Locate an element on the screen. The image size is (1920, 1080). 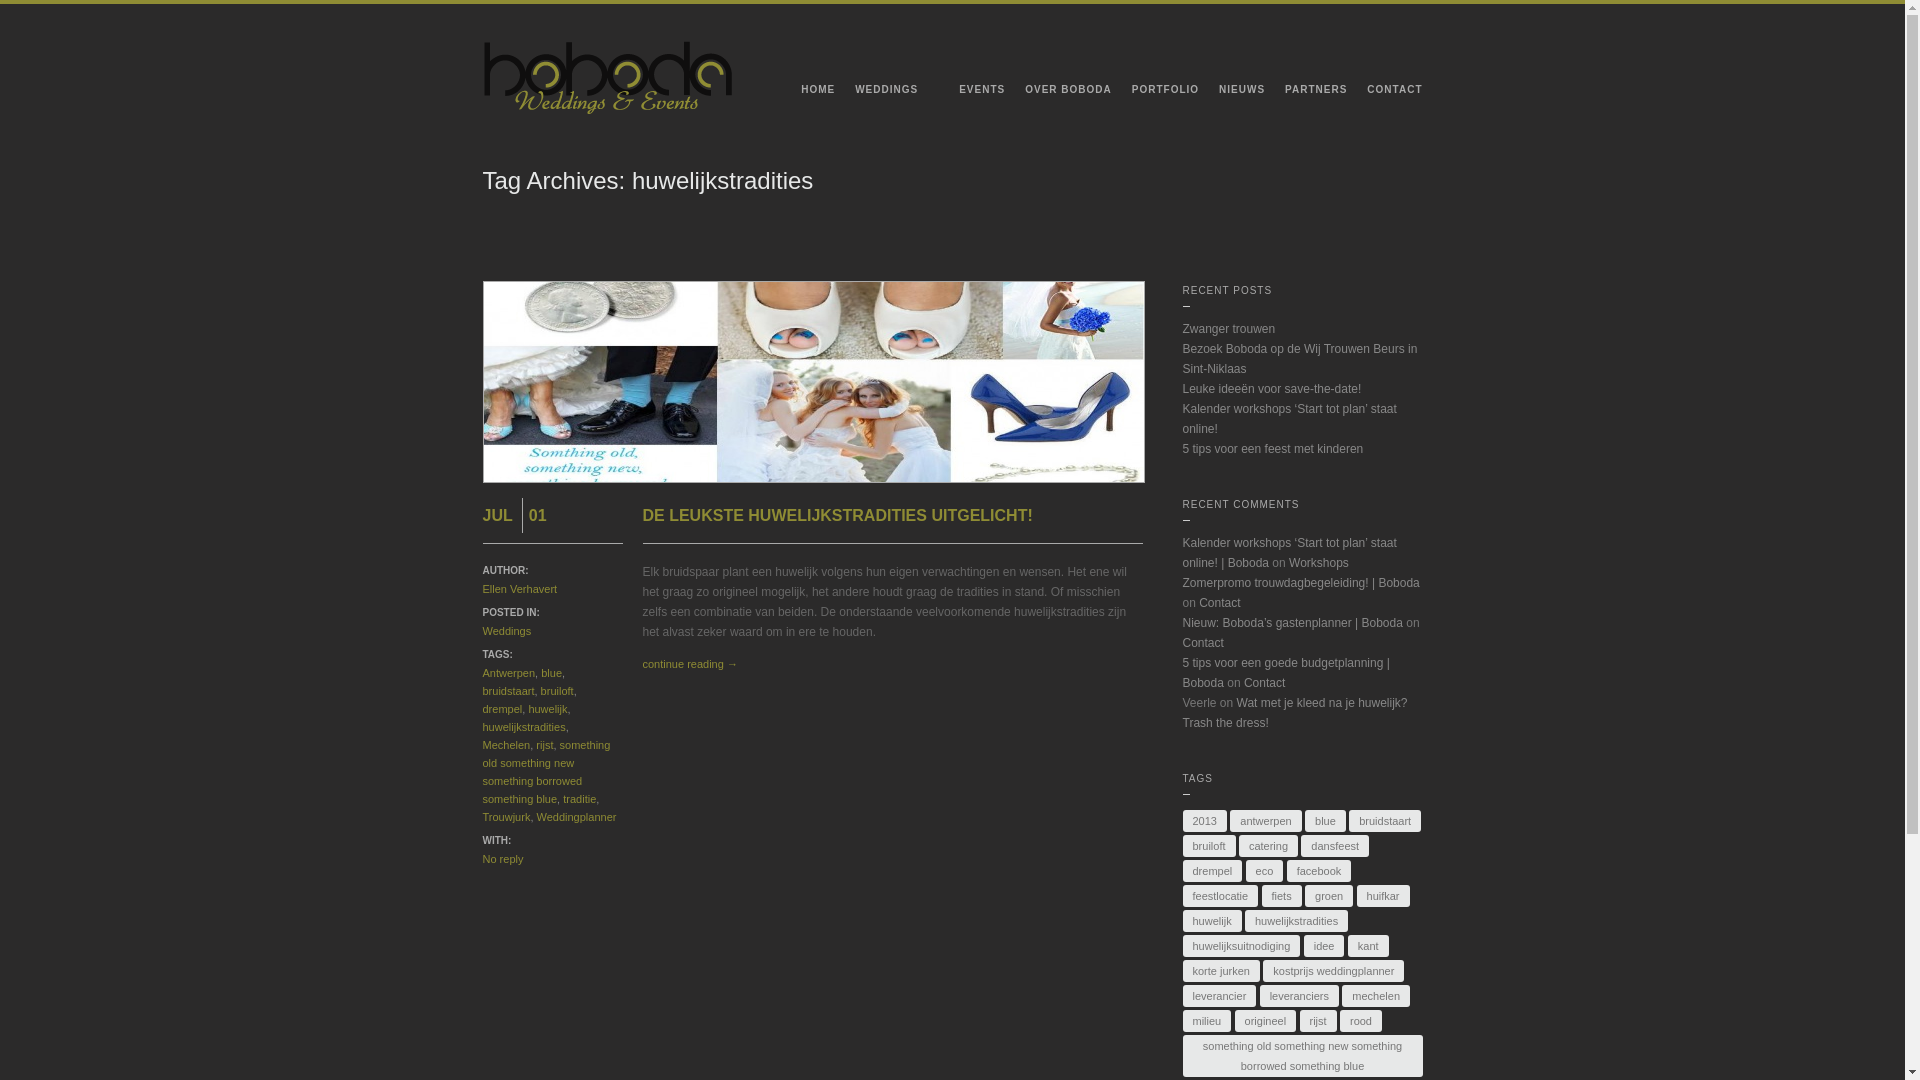
'2013' is located at coordinates (1203, 821).